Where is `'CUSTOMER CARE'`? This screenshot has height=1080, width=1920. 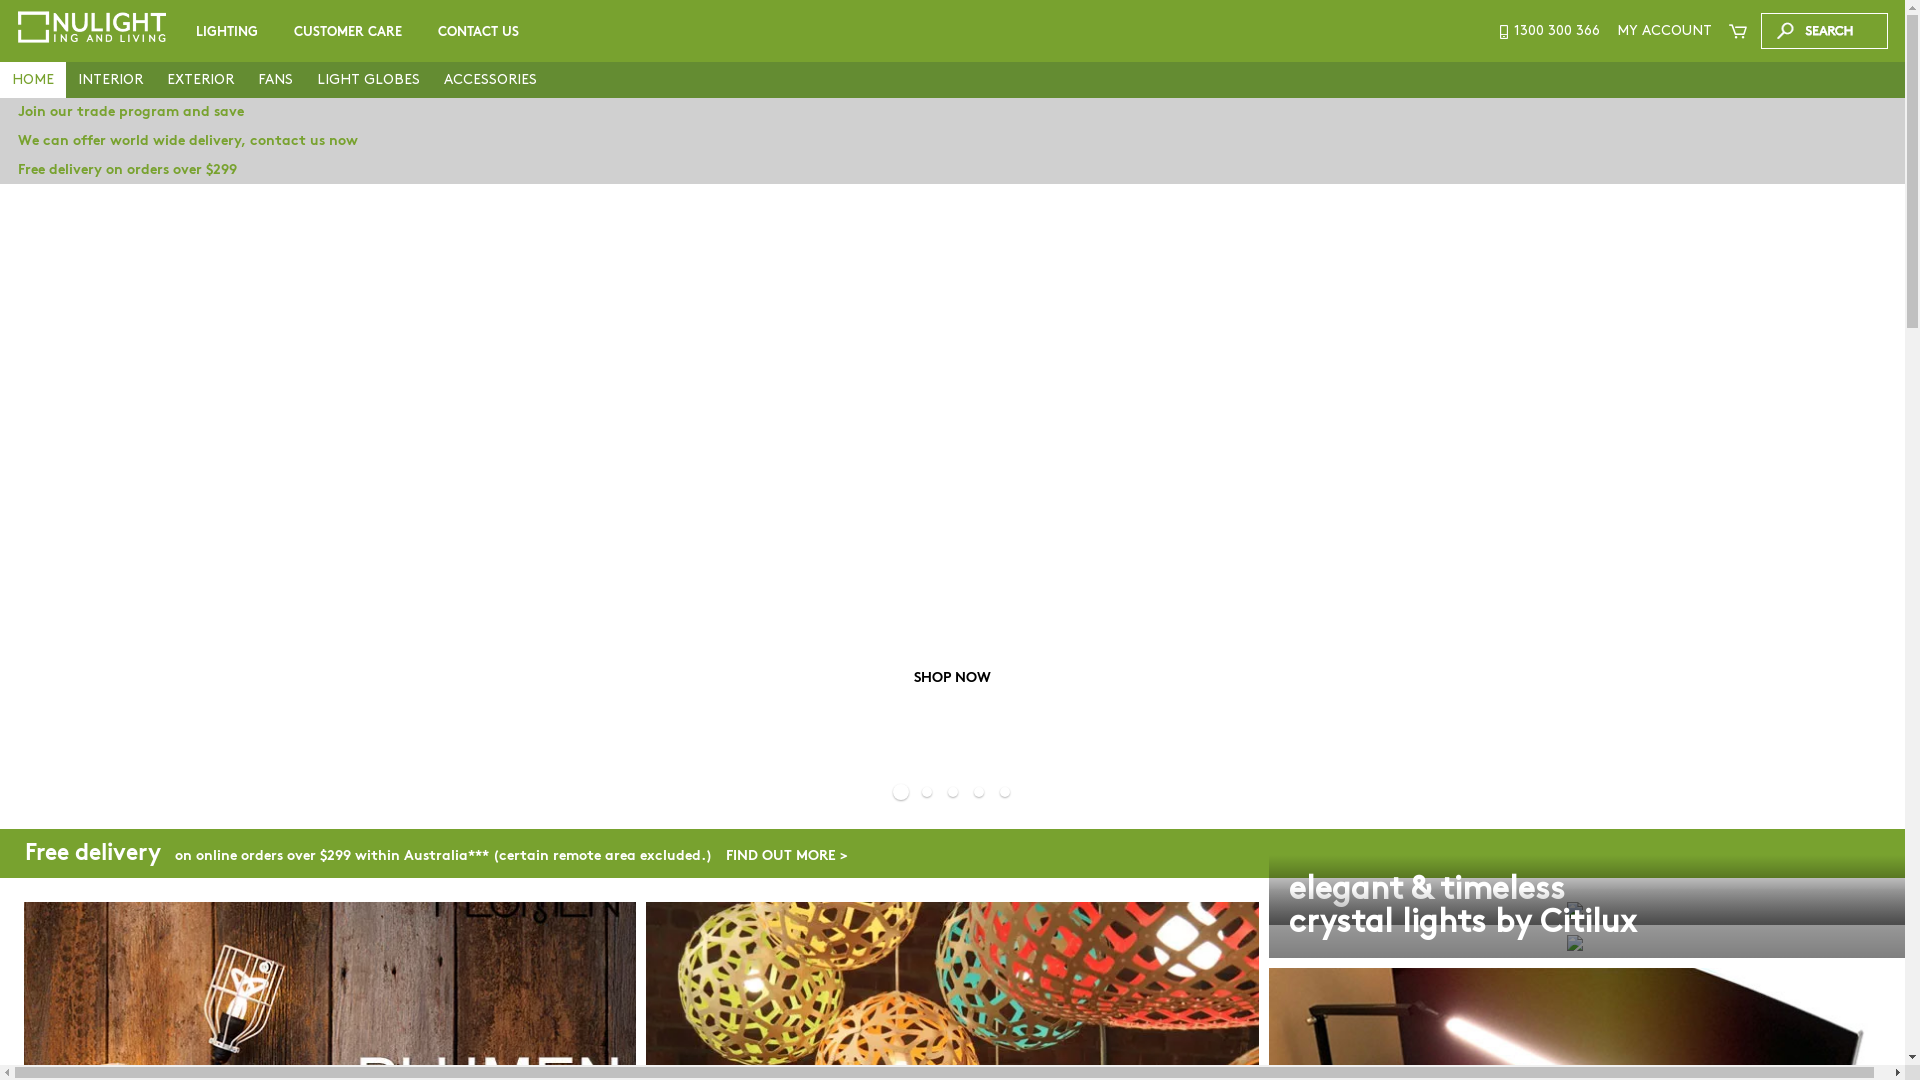 'CUSTOMER CARE' is located at coordinates (348, 31).